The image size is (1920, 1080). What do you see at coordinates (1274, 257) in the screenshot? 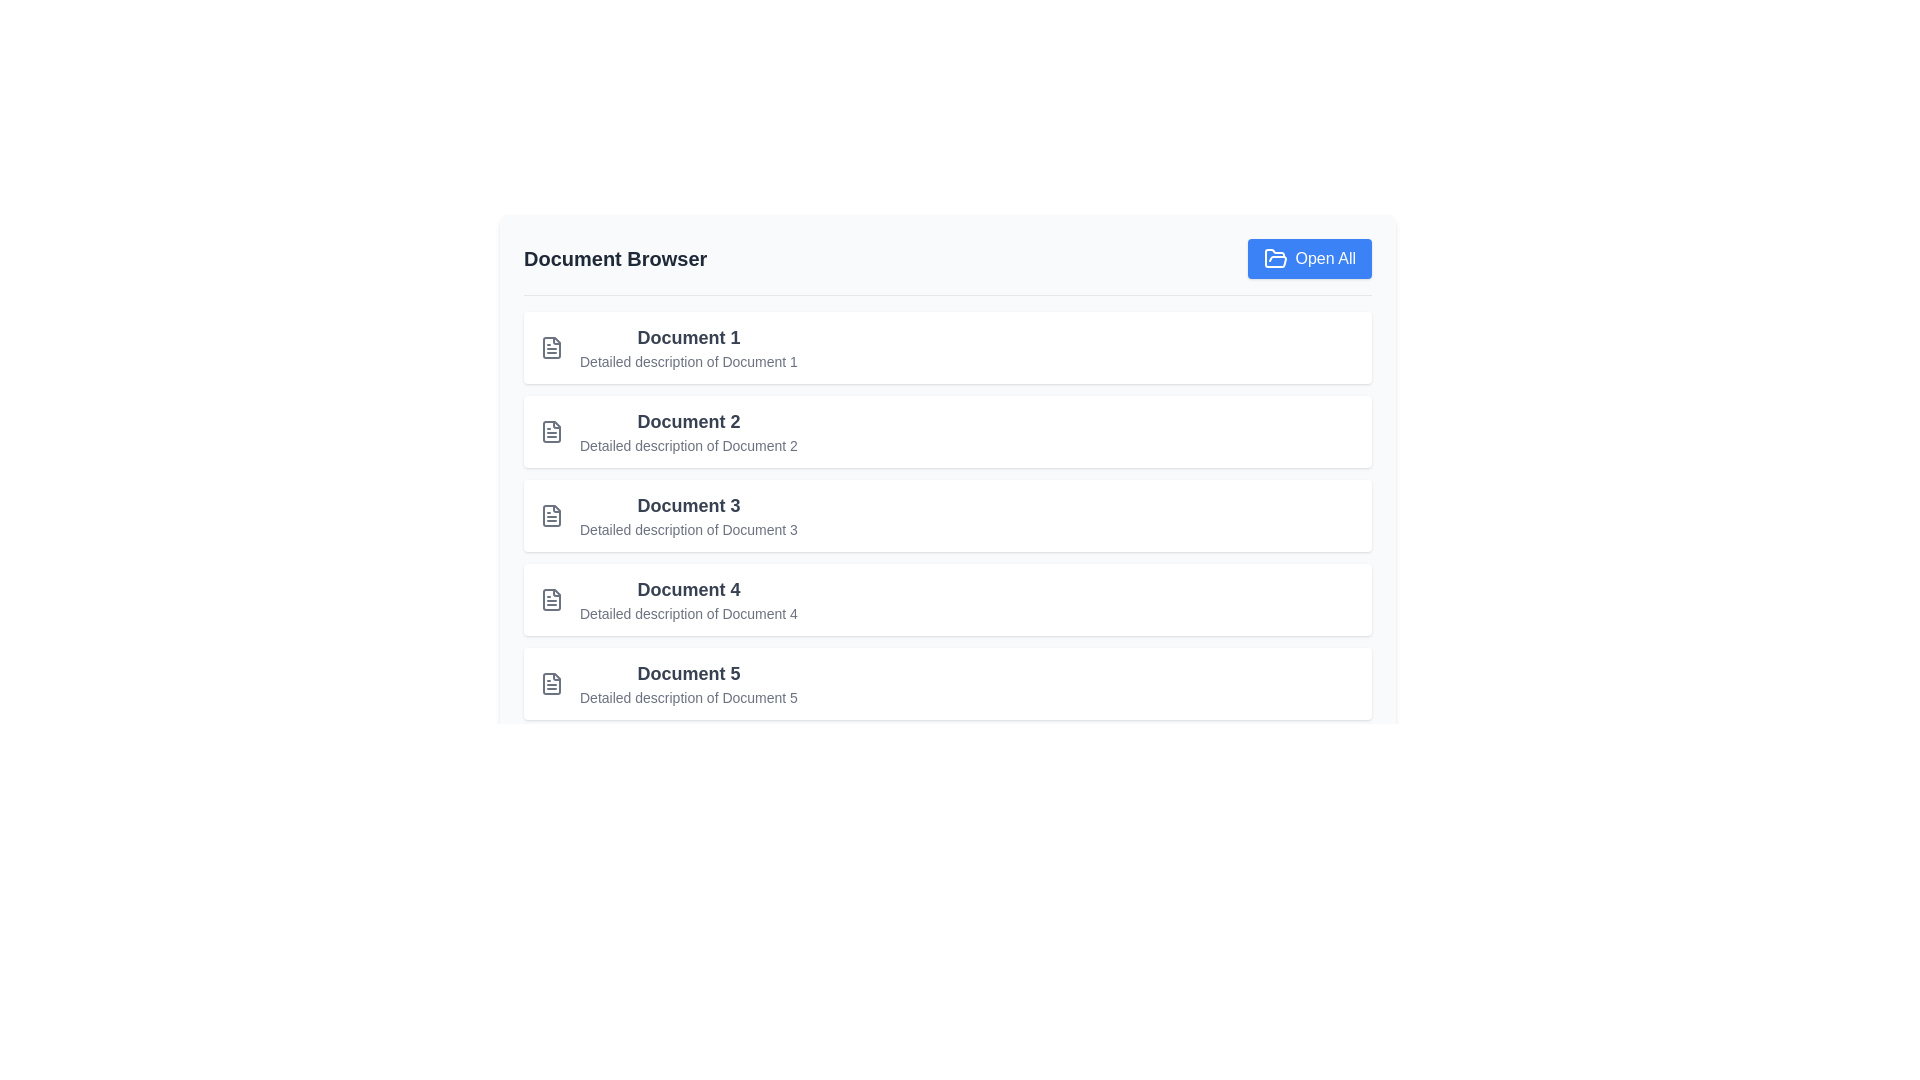
I see `the SVG icon representing a folder, which is located at the top-right corner of the interface adjacent to the 'Open All' button` at bounding box center [1274, 257].